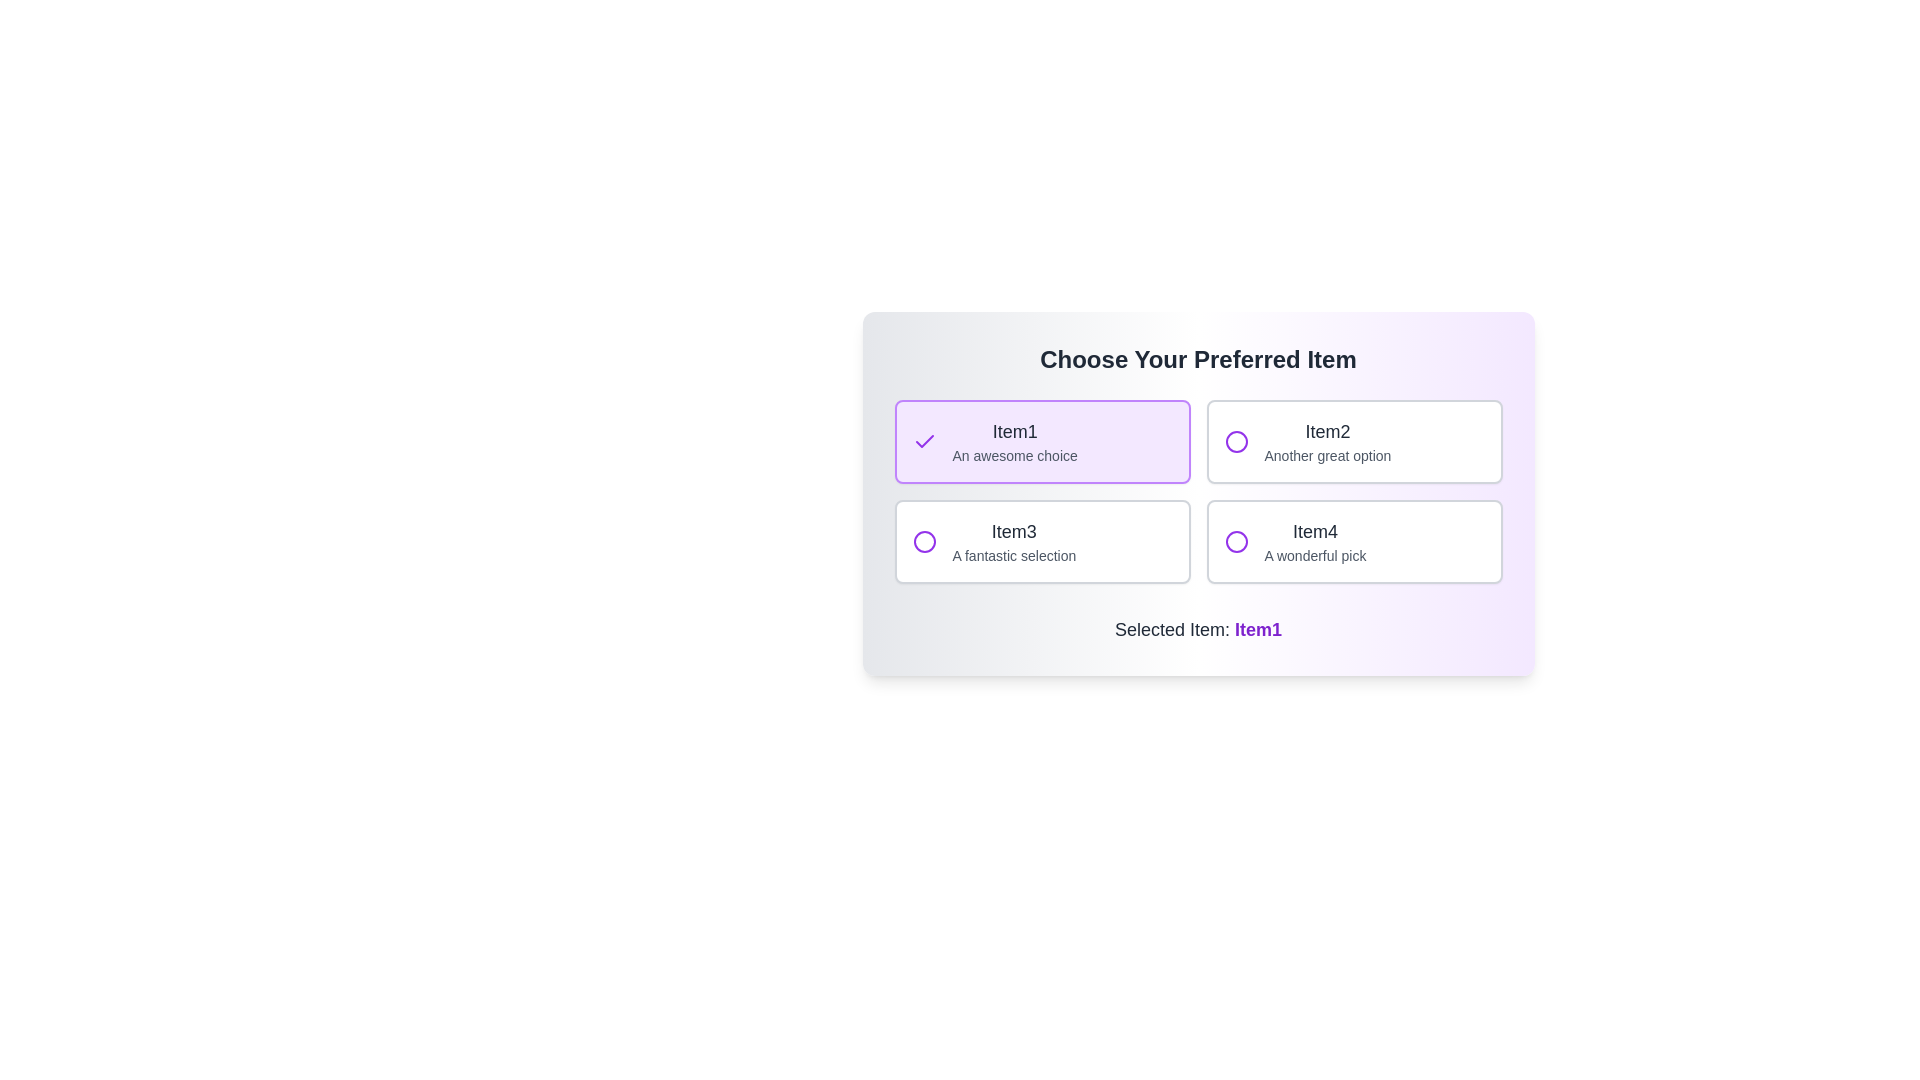  Describe the element at coordinates (1041, 542) in the screenshot. I see `the radio button labeled 'Item3' which has a circular icon and subtext 'A fantastic selection'` at that location.